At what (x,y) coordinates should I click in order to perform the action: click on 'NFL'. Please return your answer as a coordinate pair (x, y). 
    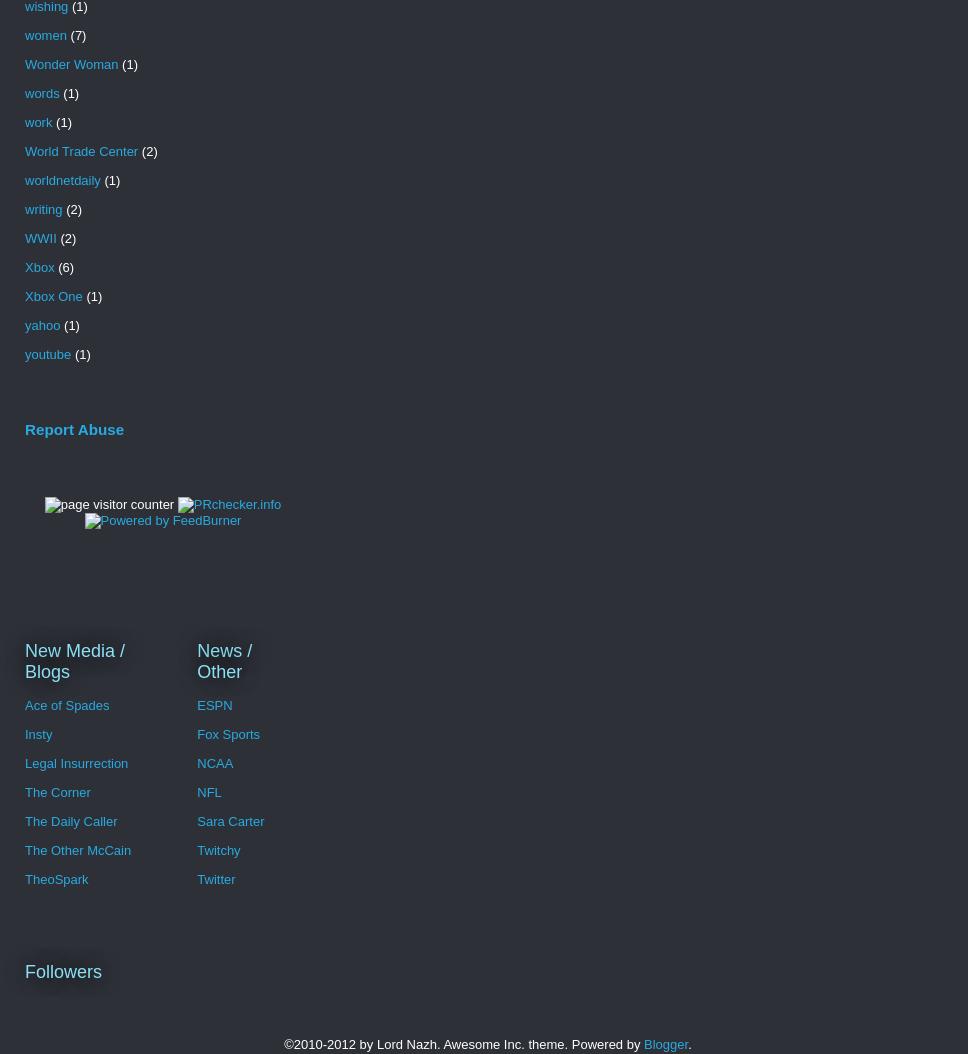
    Looking at the image, I should click on (207, 791).